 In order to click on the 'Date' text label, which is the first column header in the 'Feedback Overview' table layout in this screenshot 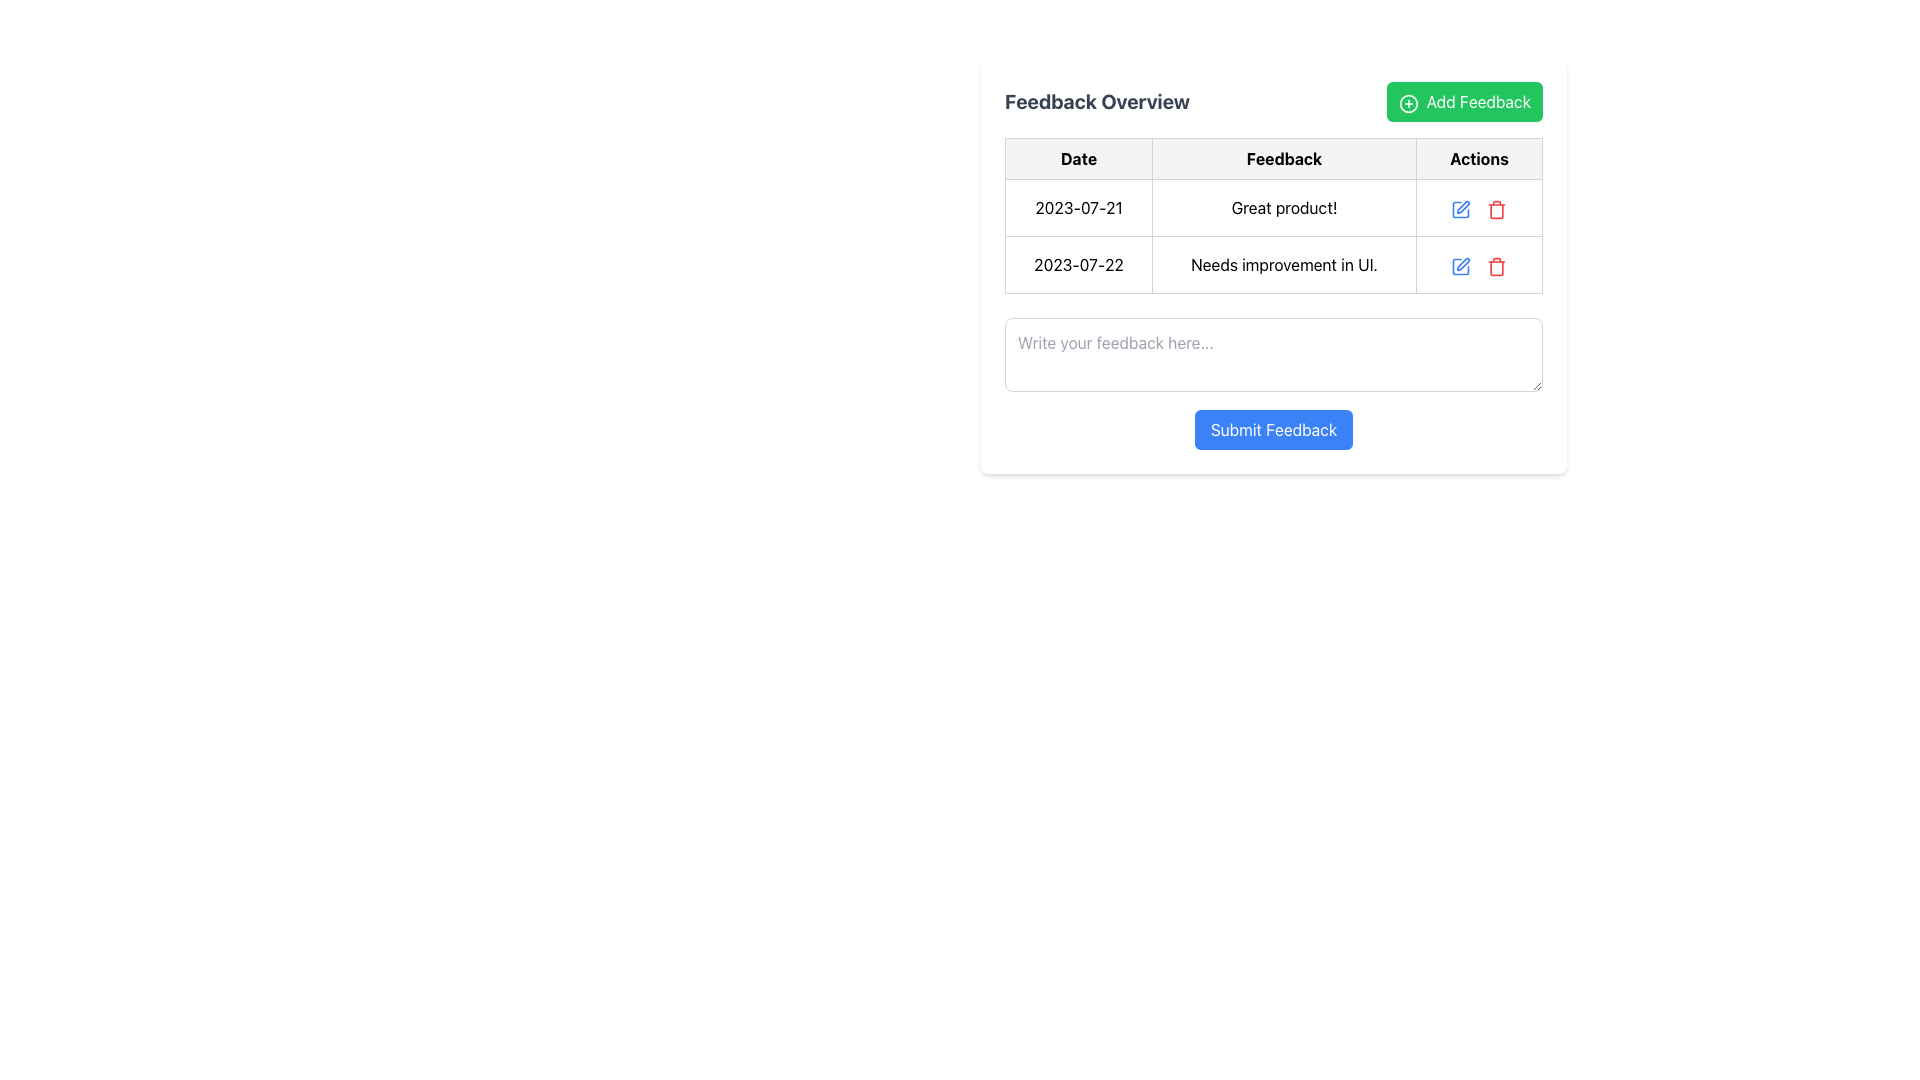, I will do `click(1078, 157)`.